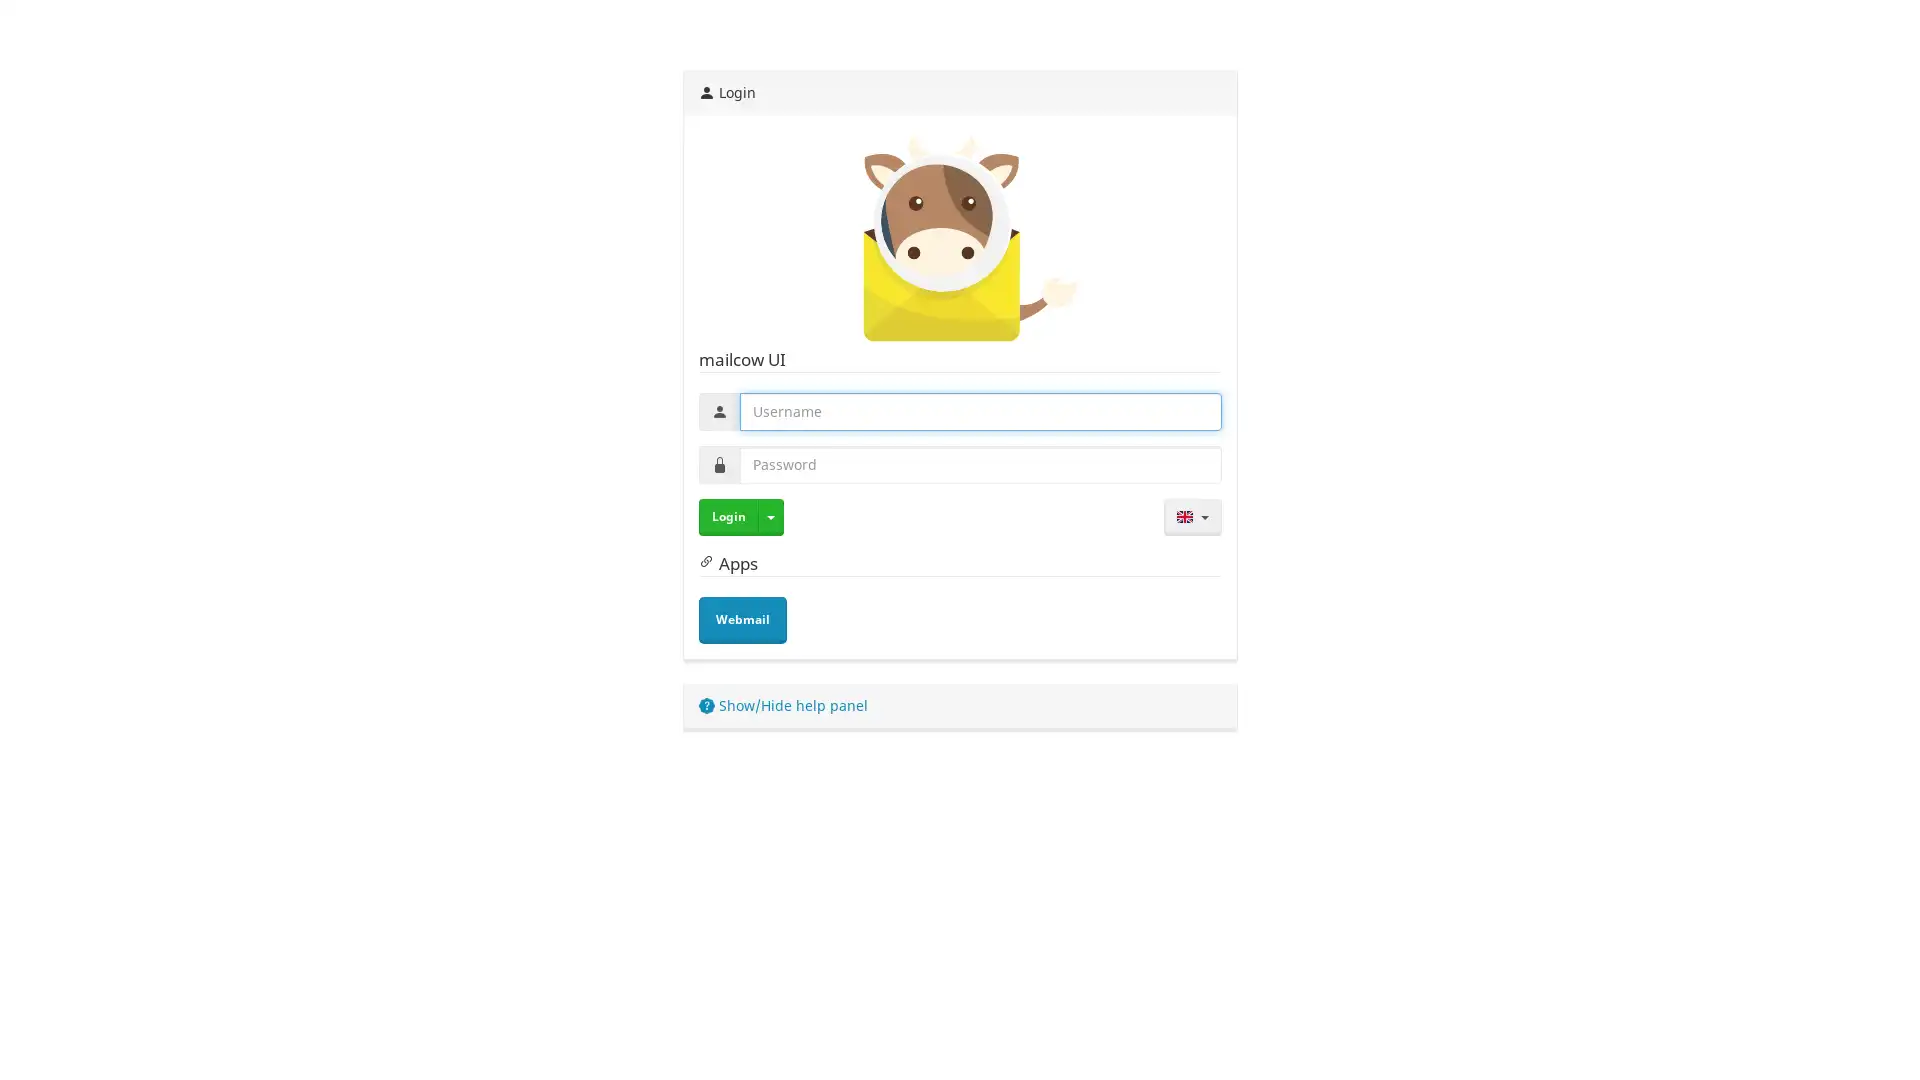 The image size is (1920, 1080). I want to click on Login, so click(727, 515).